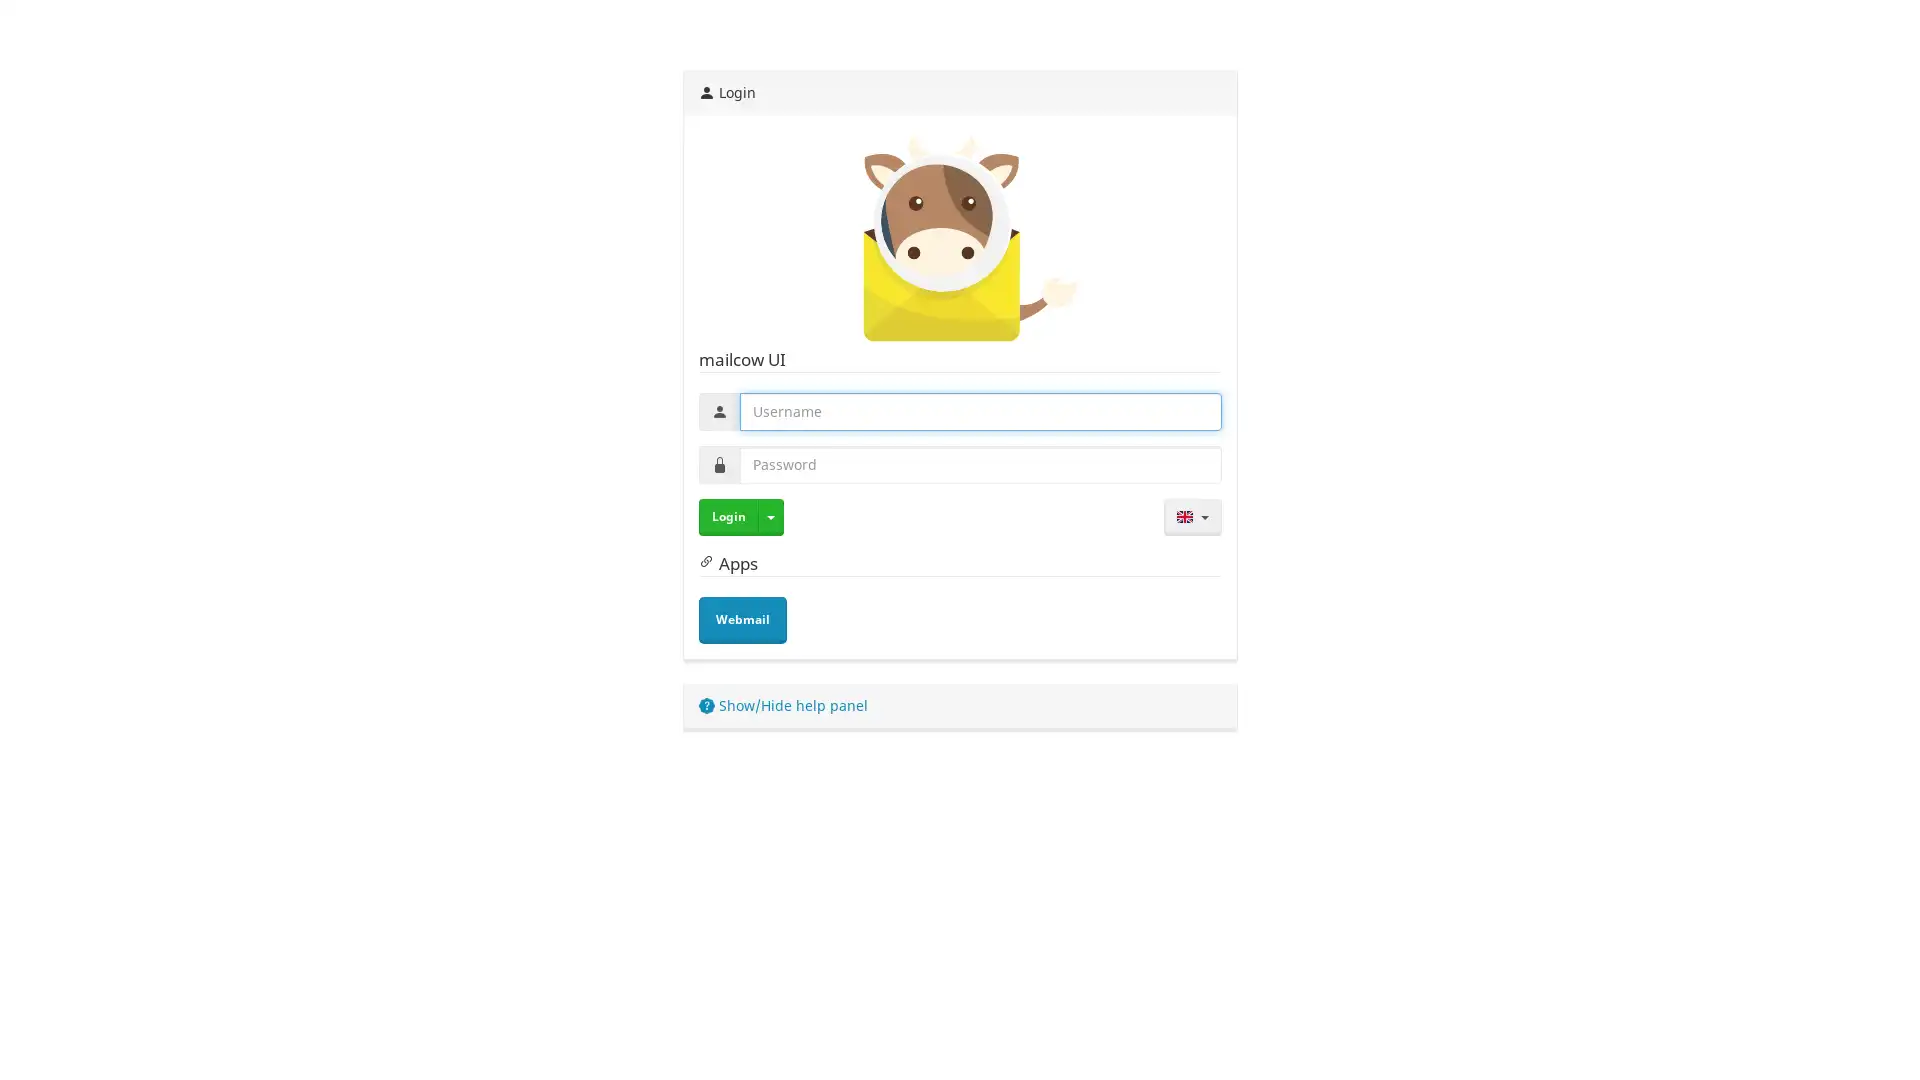 The image size is (1920, 1080). I want to click on Login, so click(727, 515).